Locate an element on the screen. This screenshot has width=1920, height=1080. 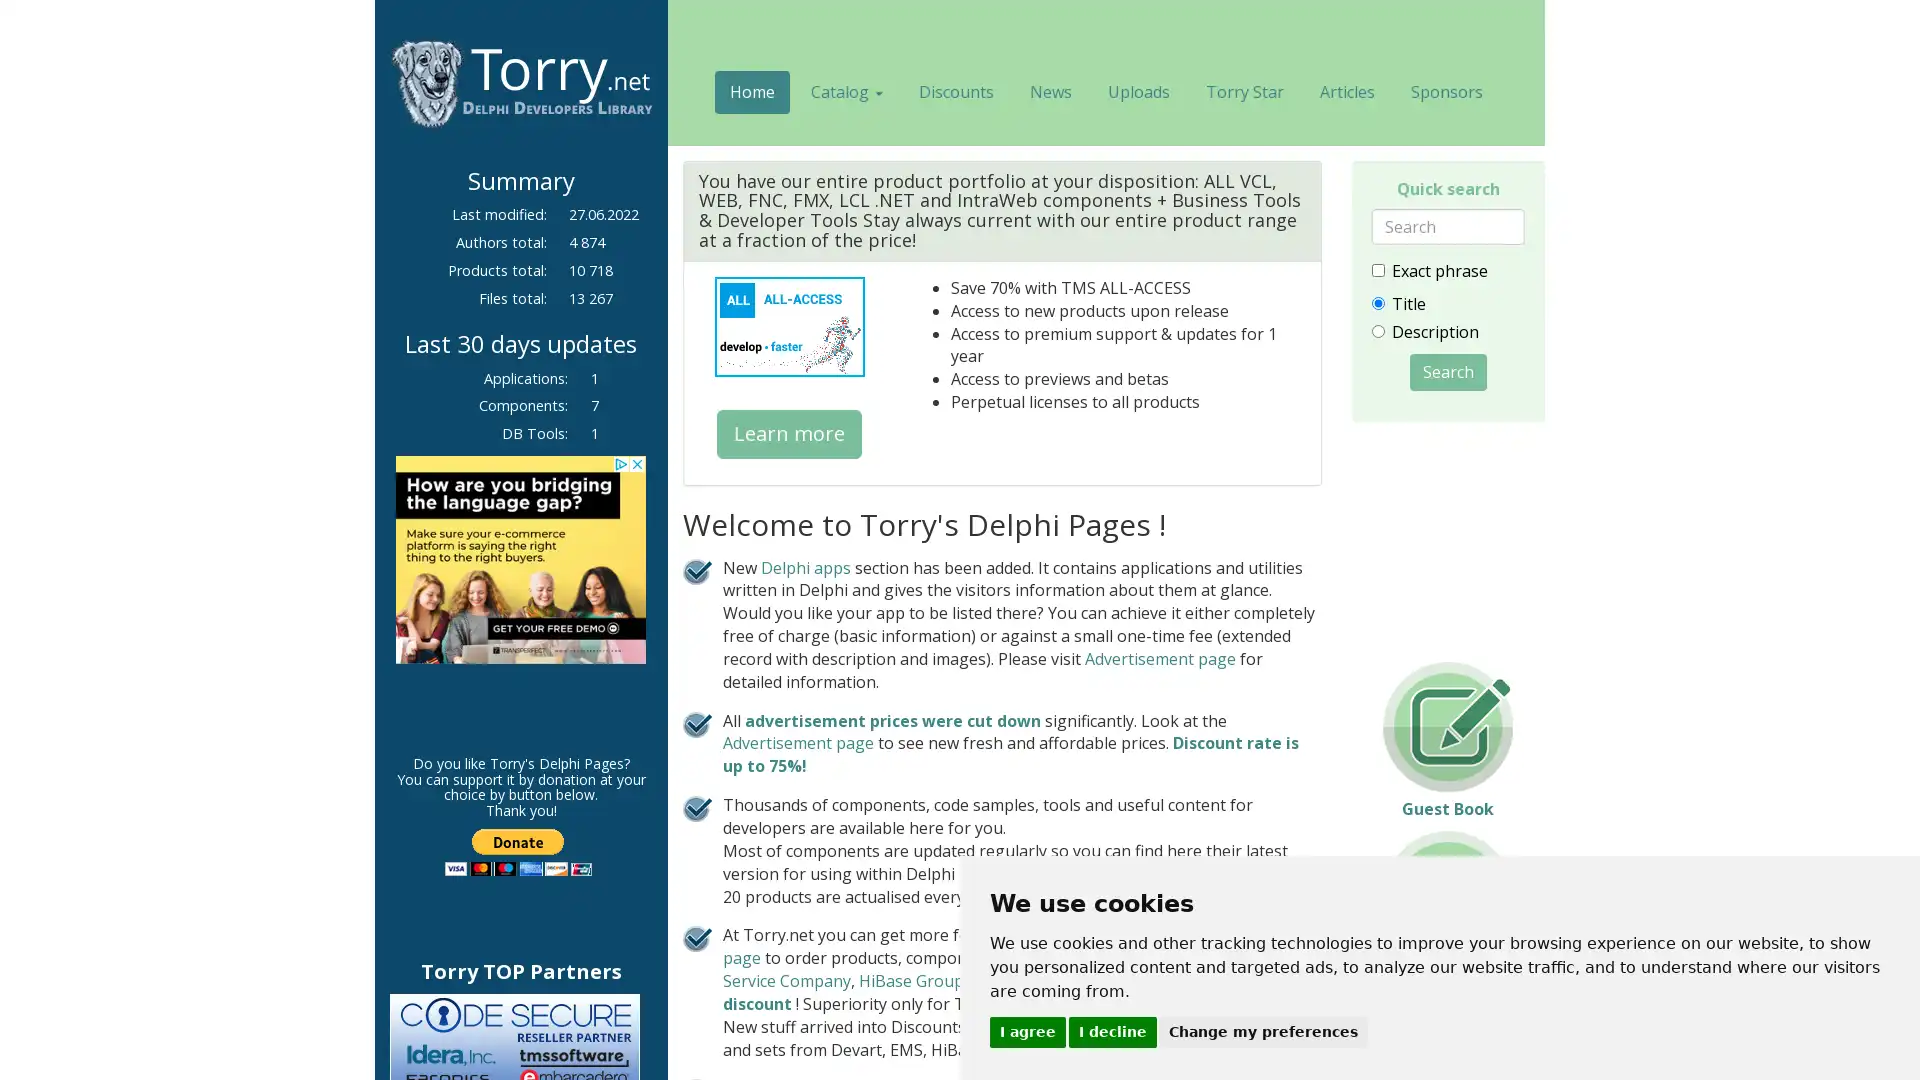
I decline is located at coordinates (1111, 1031).